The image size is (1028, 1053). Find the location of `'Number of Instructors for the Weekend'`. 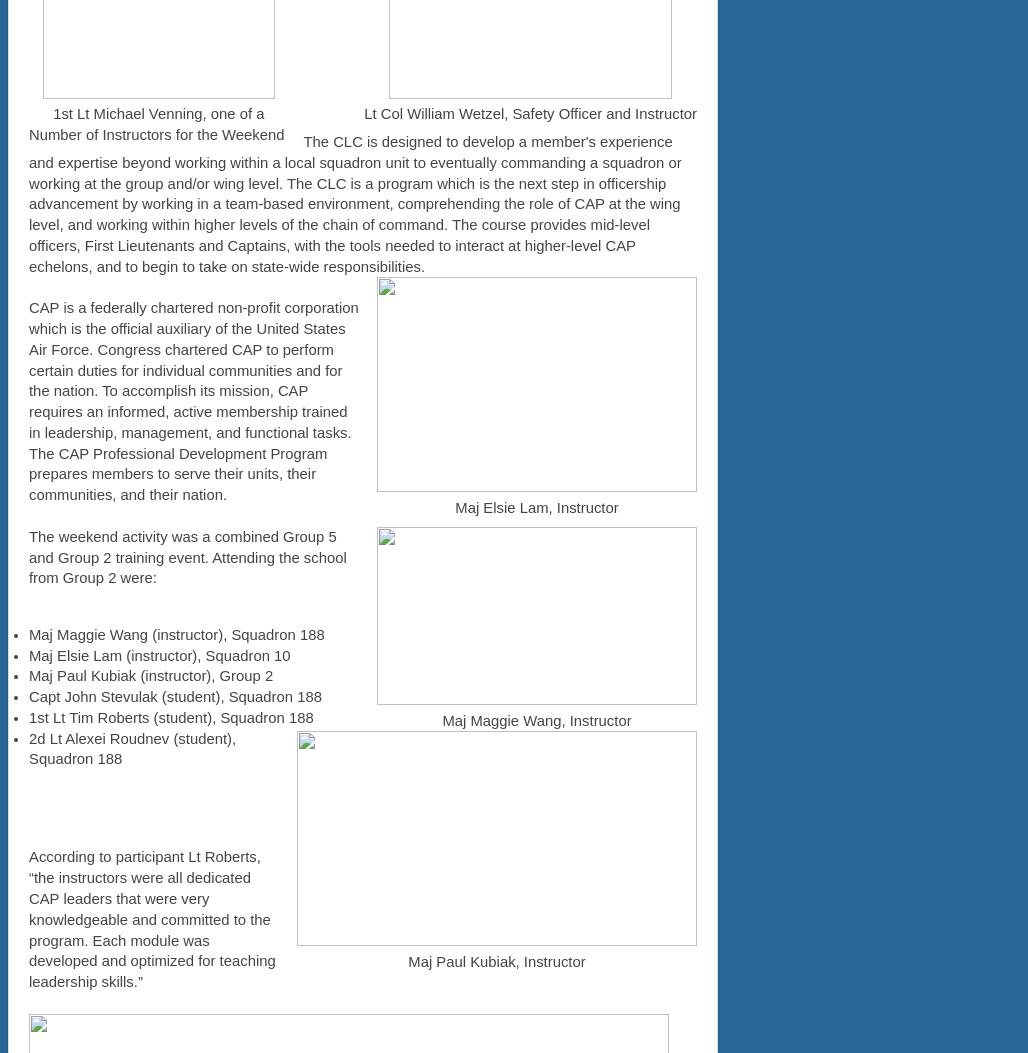

'Number of Instructors for the Weekend' is located at coordinates (158, 134).